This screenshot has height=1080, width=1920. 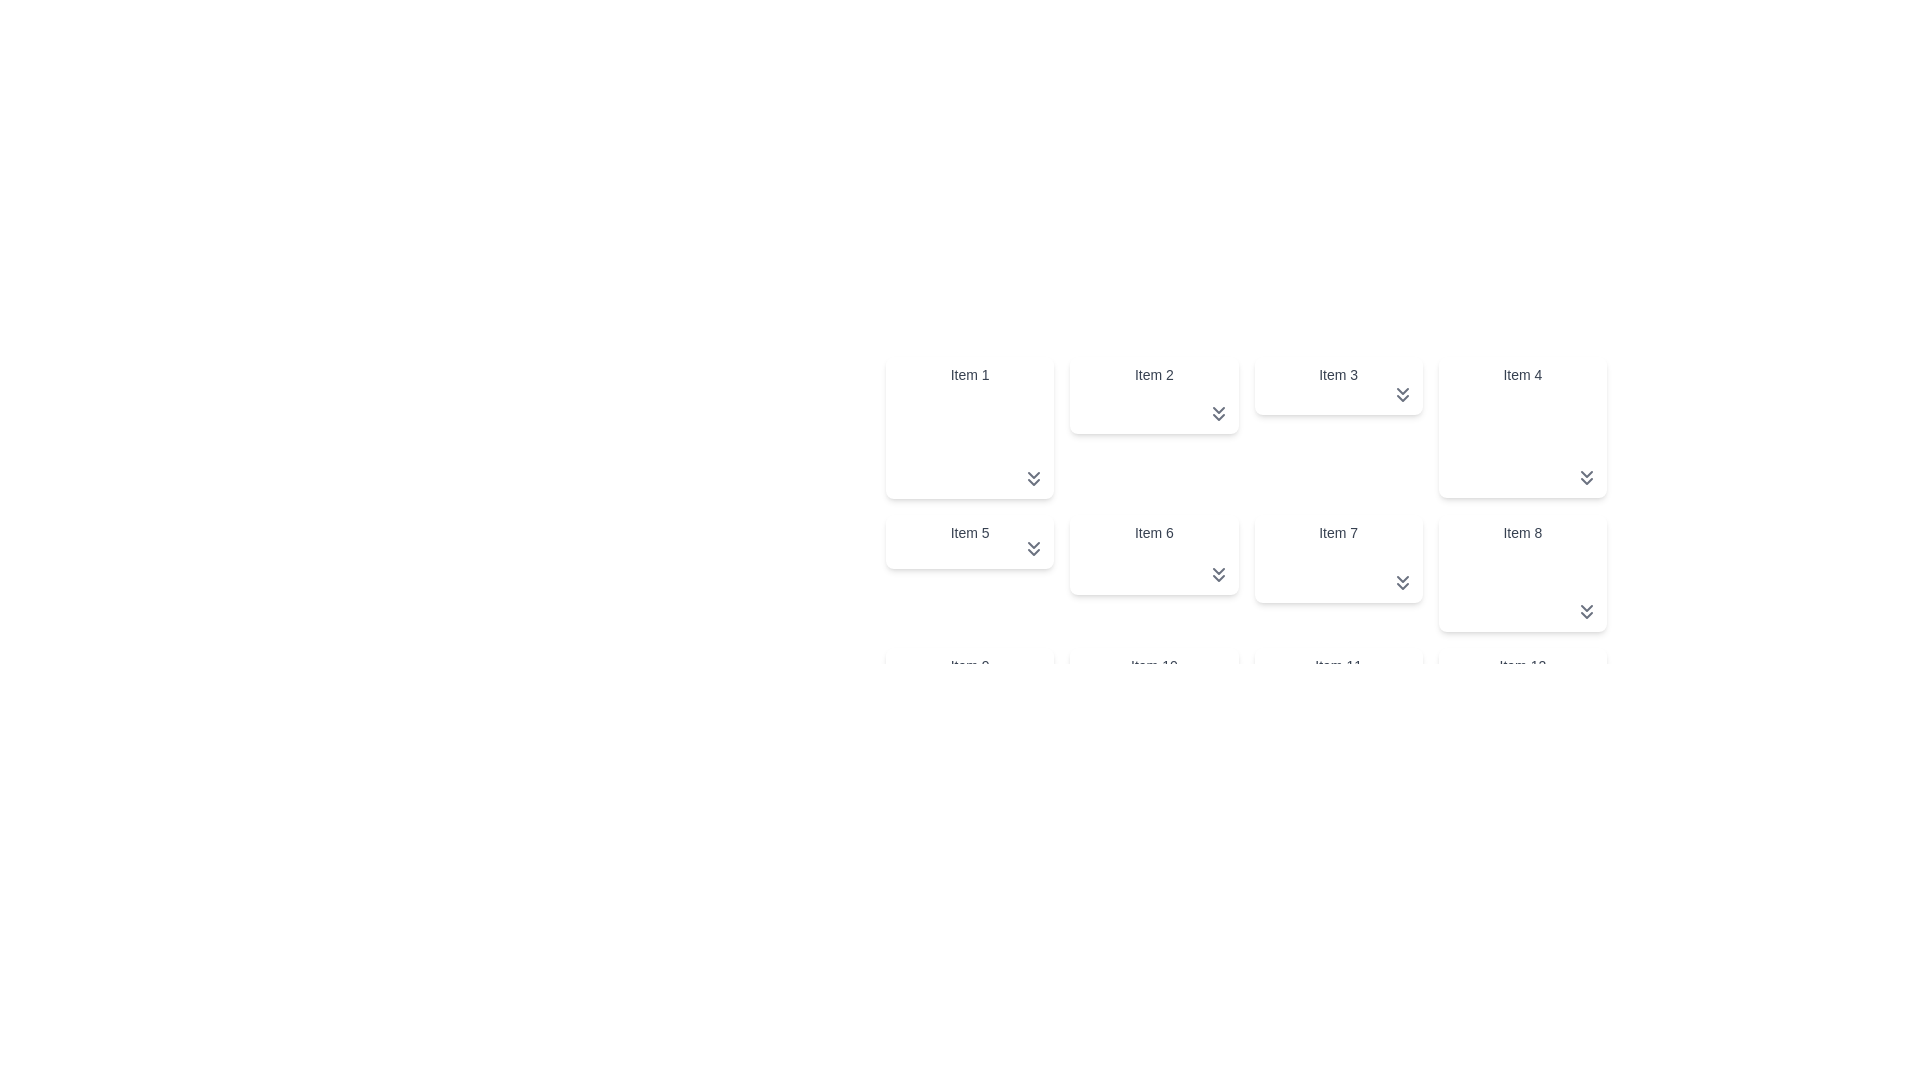 What do you see at coordinates (1154, 665) in the screenshot?
I see `the 'Item 10' label text, which is styled in gray with a medium font size and located within a card-like component` at bounding box center [1154, 665].